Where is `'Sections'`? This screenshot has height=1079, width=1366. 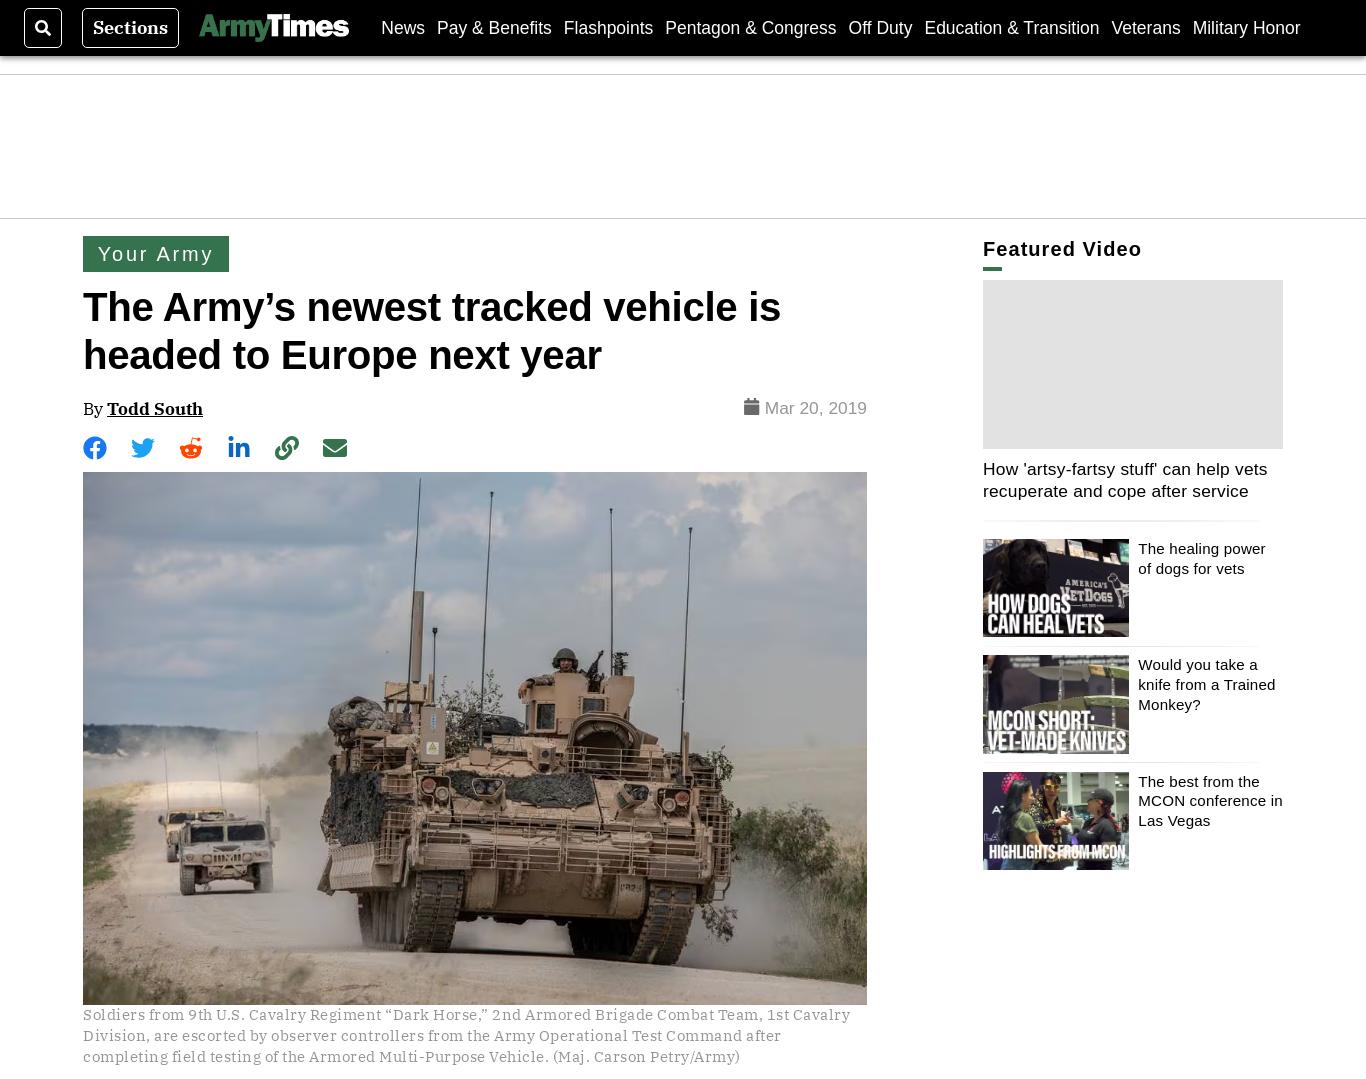 'Sections' is located at coordinates (93, 26).